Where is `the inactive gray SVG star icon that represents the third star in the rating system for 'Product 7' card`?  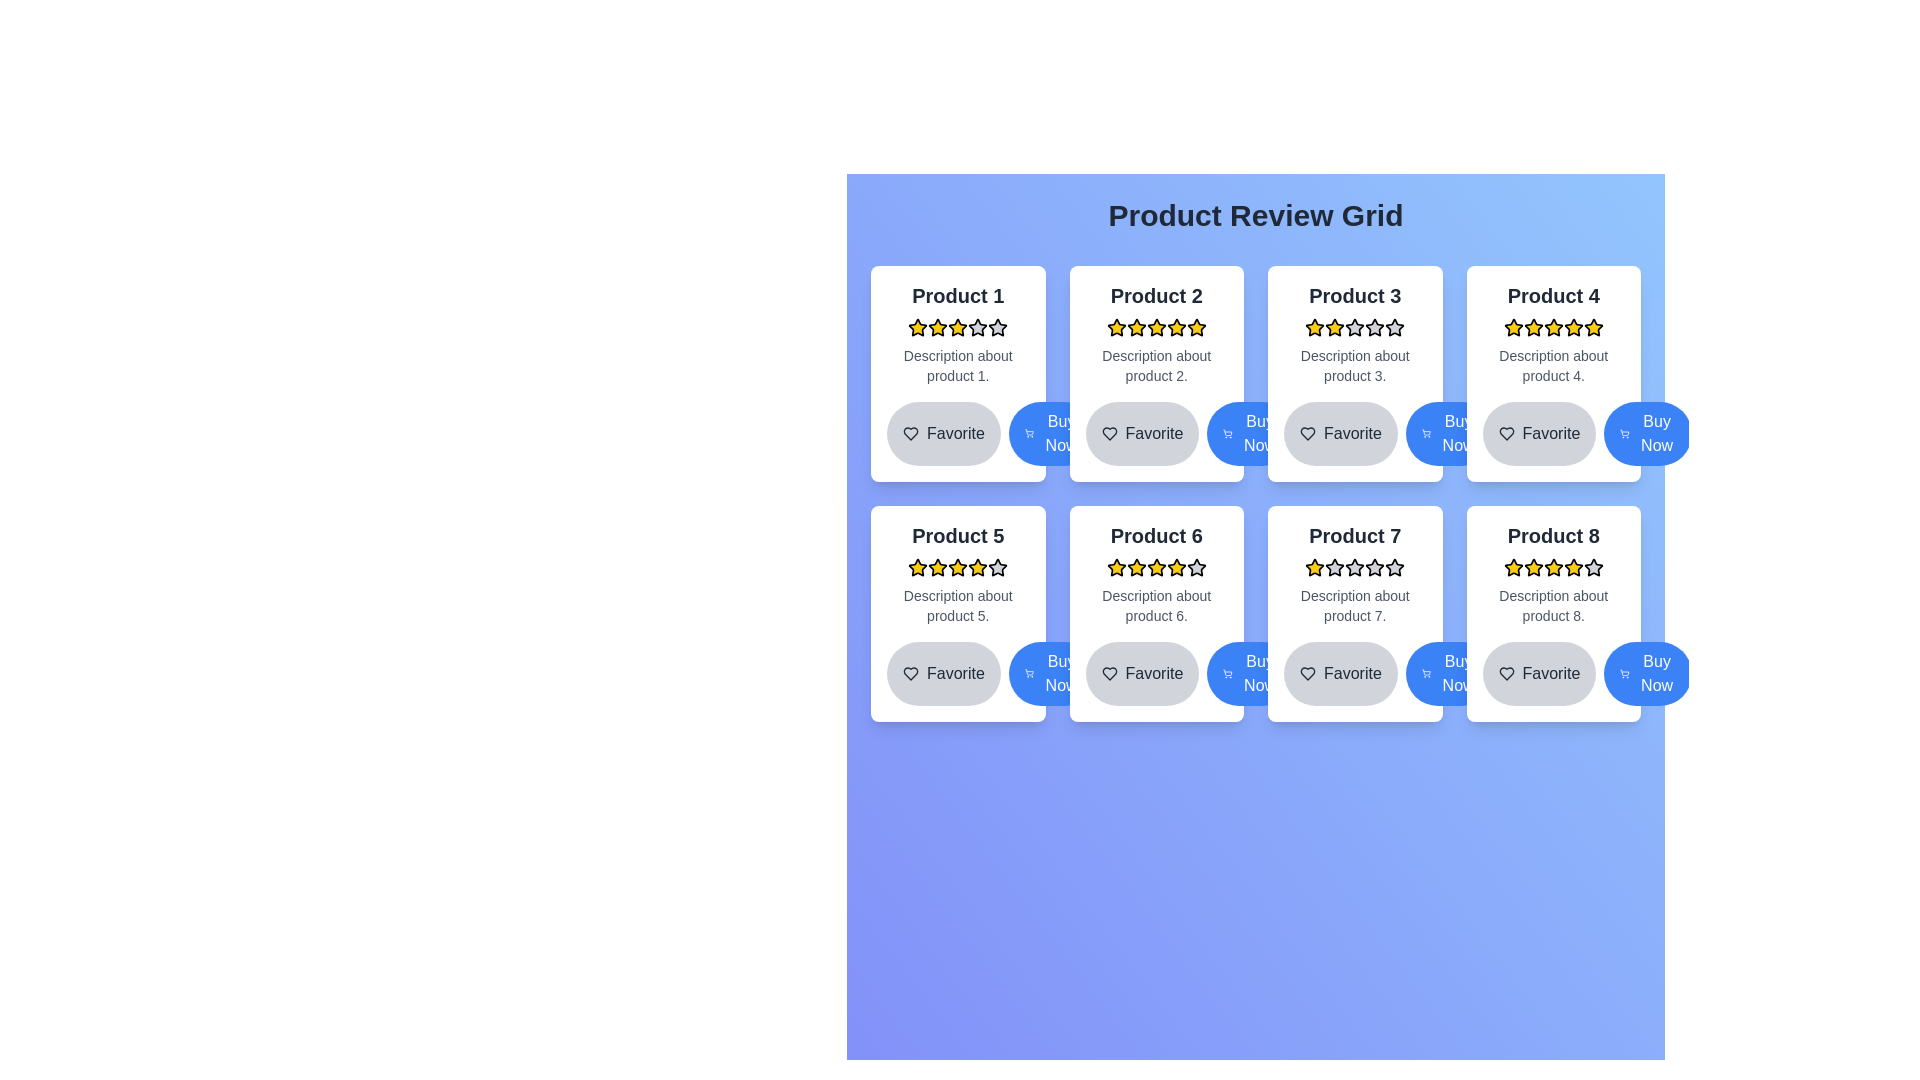
the inactive gray SVG star icon that represents the third star in the rating system for 'Product 7' card is located at coordinates (1335, 567).